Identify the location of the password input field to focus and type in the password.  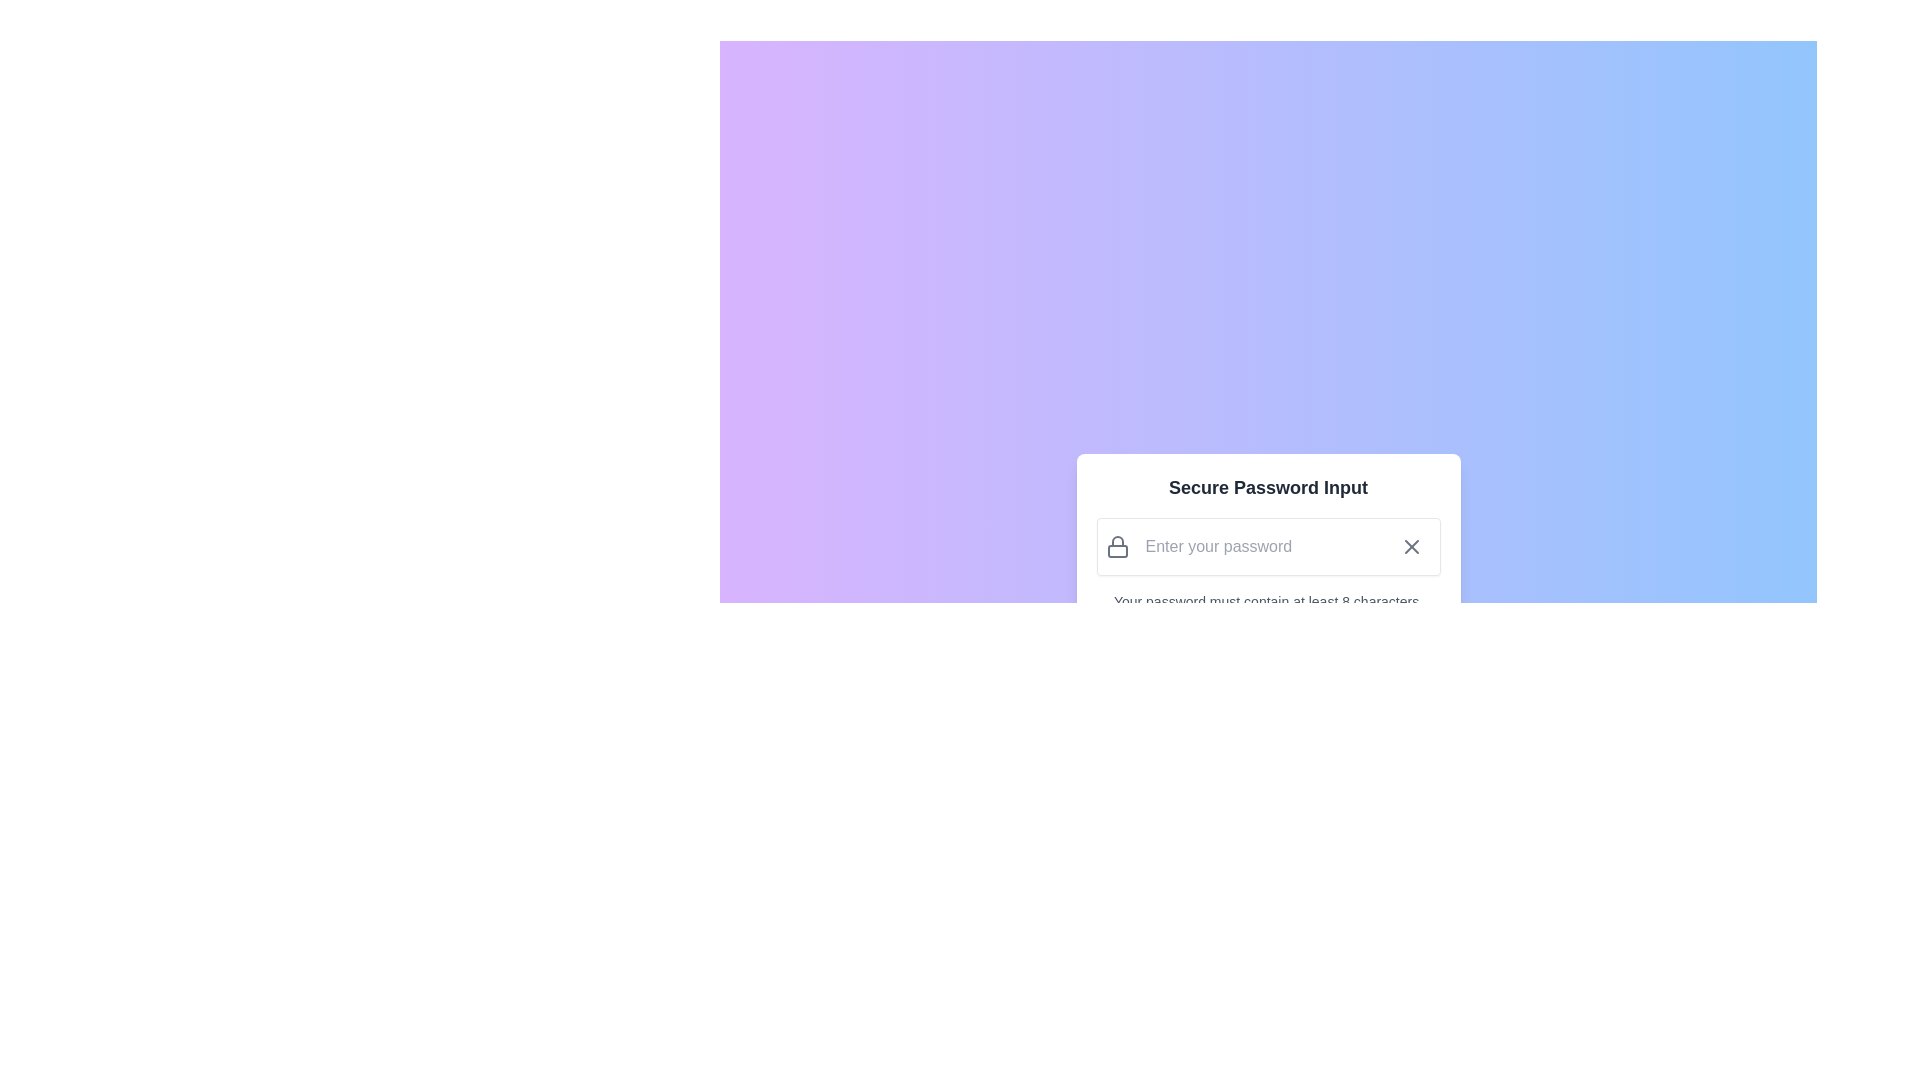
(1259, 547).